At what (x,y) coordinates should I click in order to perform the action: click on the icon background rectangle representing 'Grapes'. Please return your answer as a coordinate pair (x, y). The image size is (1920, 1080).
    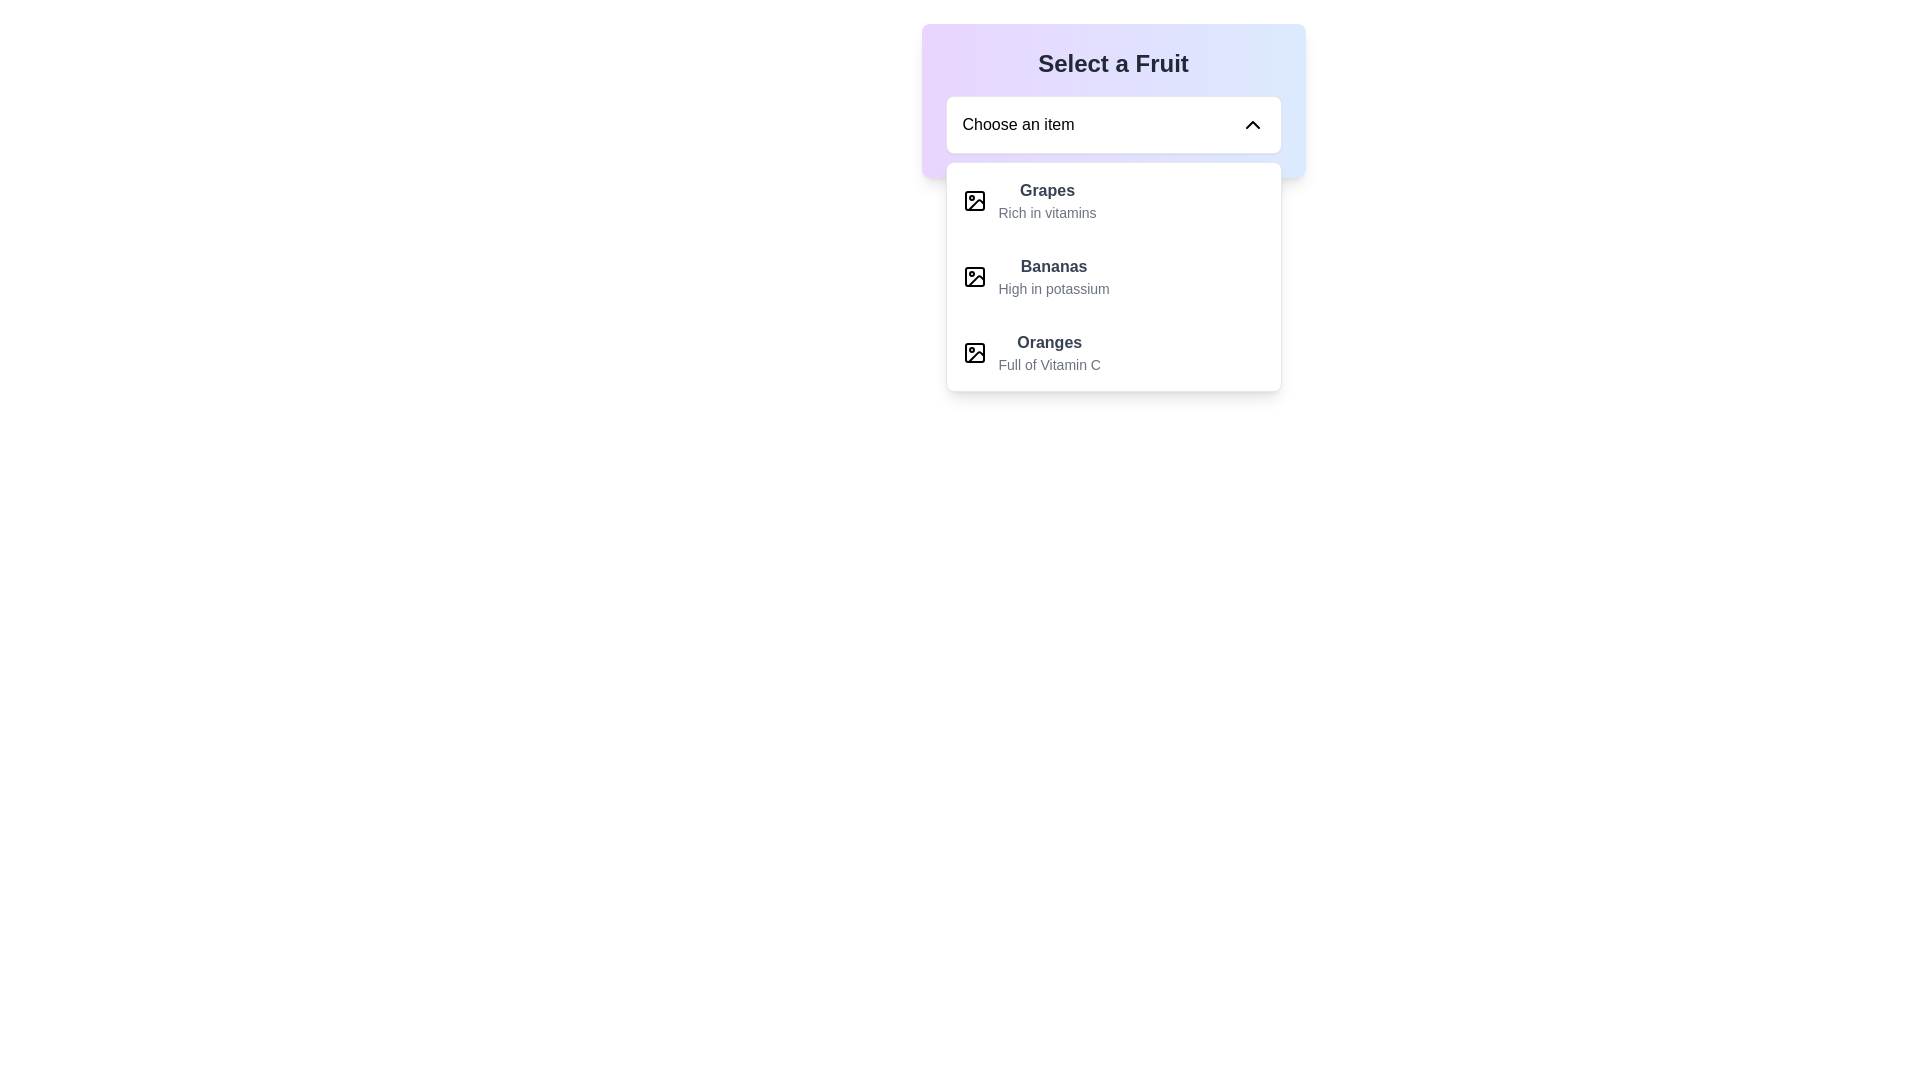
    Looking at the image, I should click on (974, 200).